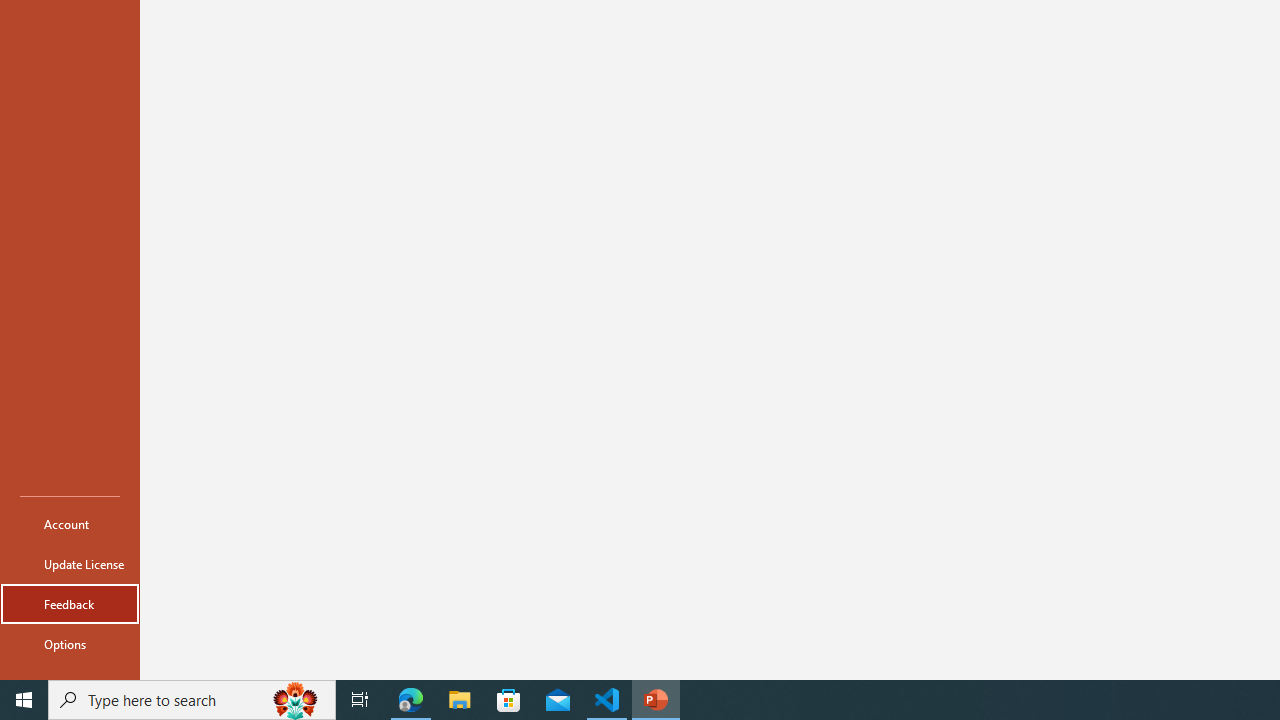 Image resolution: width=1280 pixels, height=720 pixels. I want to click on 'Feedback', so click(69, 603).